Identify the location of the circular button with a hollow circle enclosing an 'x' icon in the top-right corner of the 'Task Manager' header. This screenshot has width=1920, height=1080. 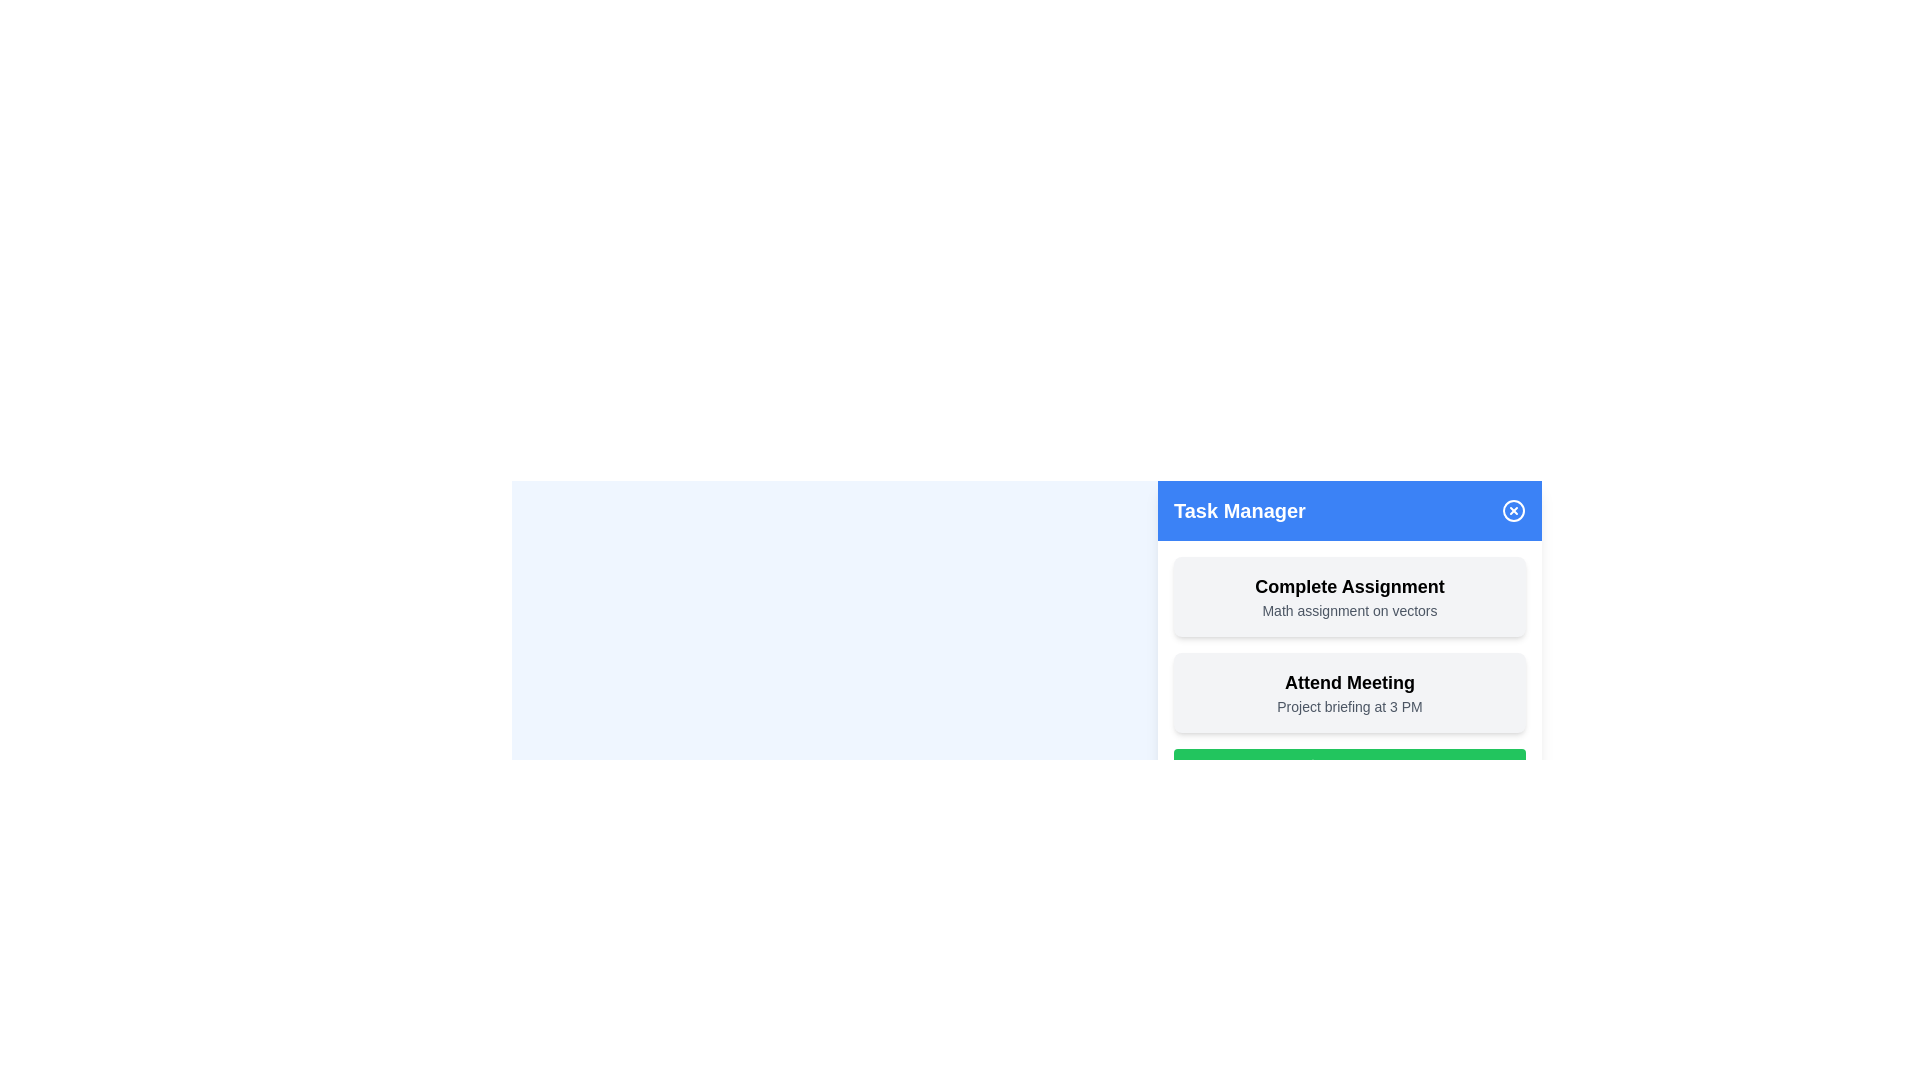
(1513, 509).